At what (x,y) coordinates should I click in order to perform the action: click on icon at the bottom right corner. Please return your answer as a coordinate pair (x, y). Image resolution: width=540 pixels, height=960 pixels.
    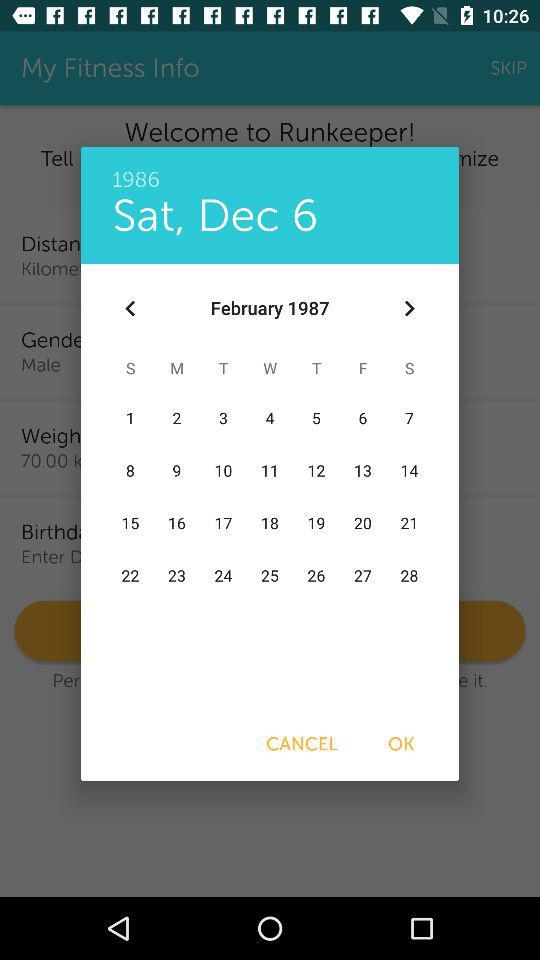
    Looking at the image, I should click on (401, 743).